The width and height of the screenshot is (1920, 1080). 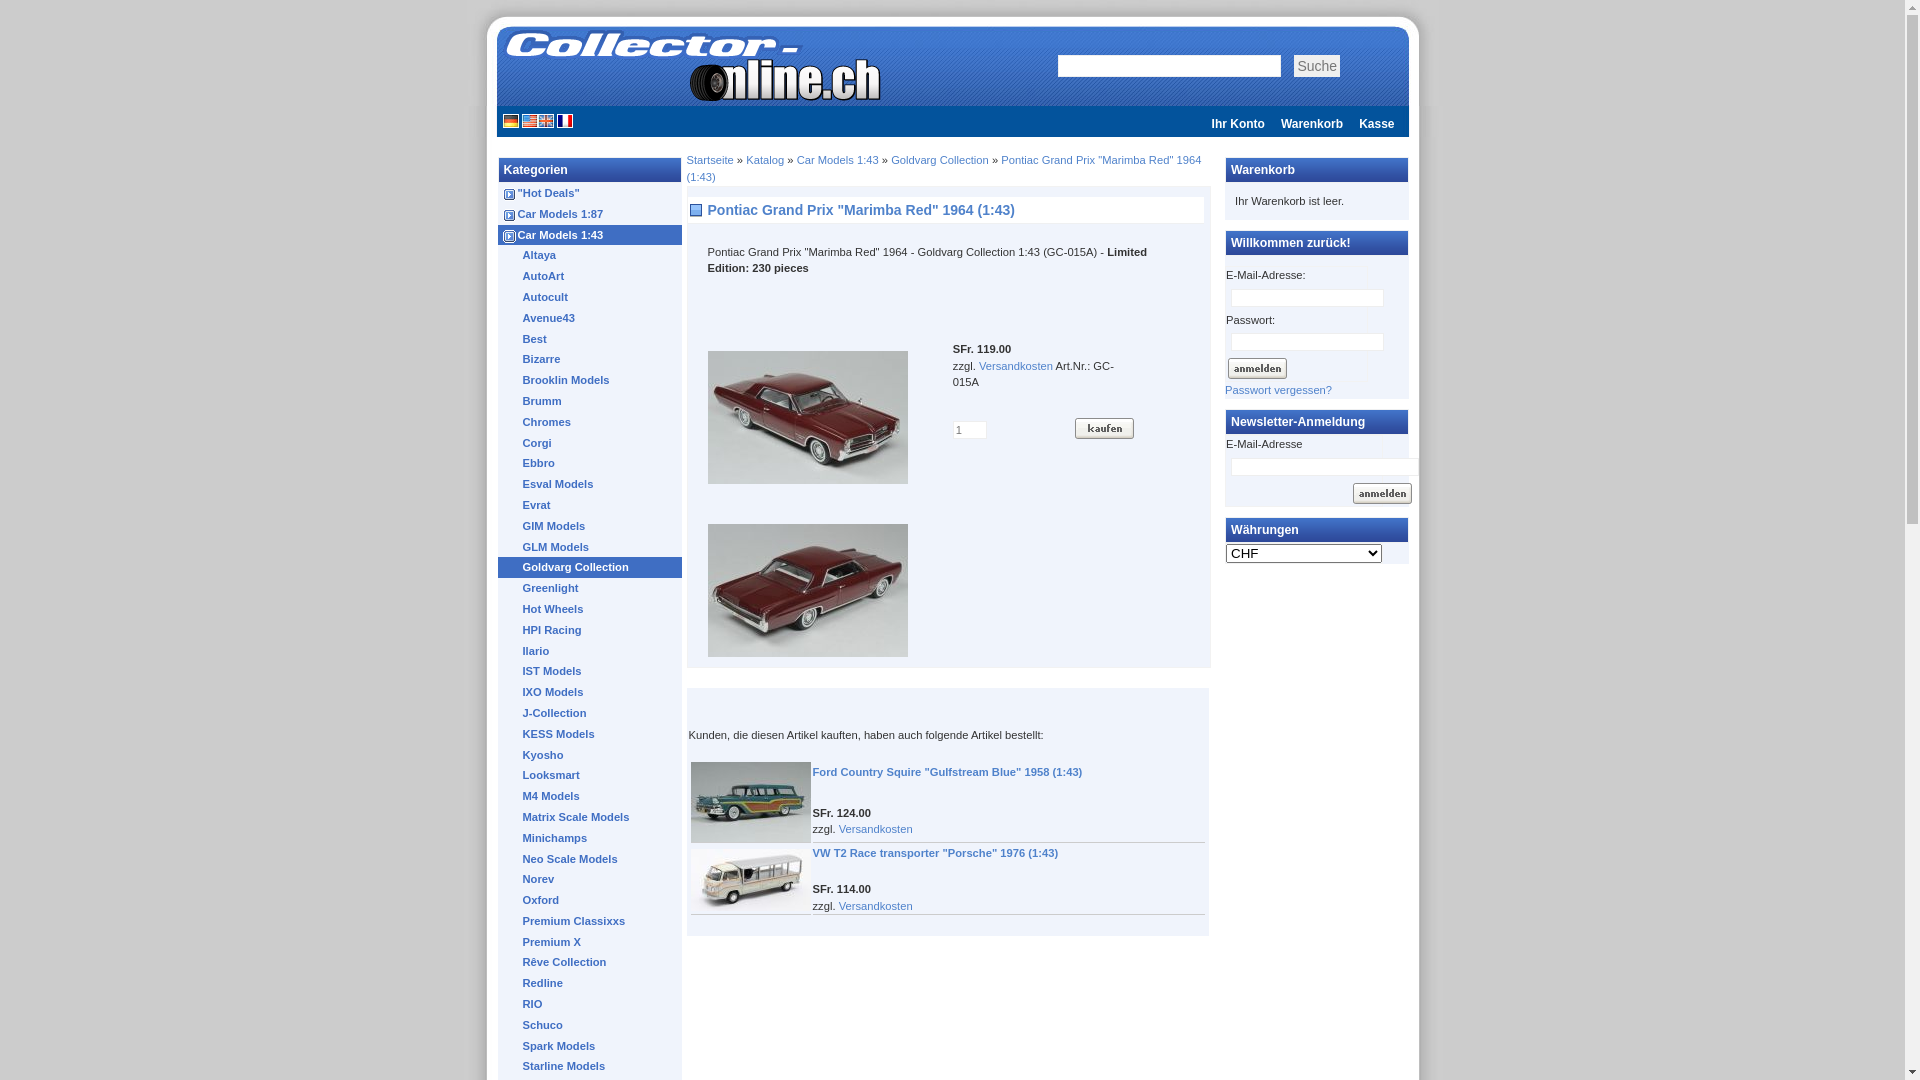 What do you see at coordinates (592, 254) in the screenshot?
I see `'Altaya'` at bounding box center [592, 254].